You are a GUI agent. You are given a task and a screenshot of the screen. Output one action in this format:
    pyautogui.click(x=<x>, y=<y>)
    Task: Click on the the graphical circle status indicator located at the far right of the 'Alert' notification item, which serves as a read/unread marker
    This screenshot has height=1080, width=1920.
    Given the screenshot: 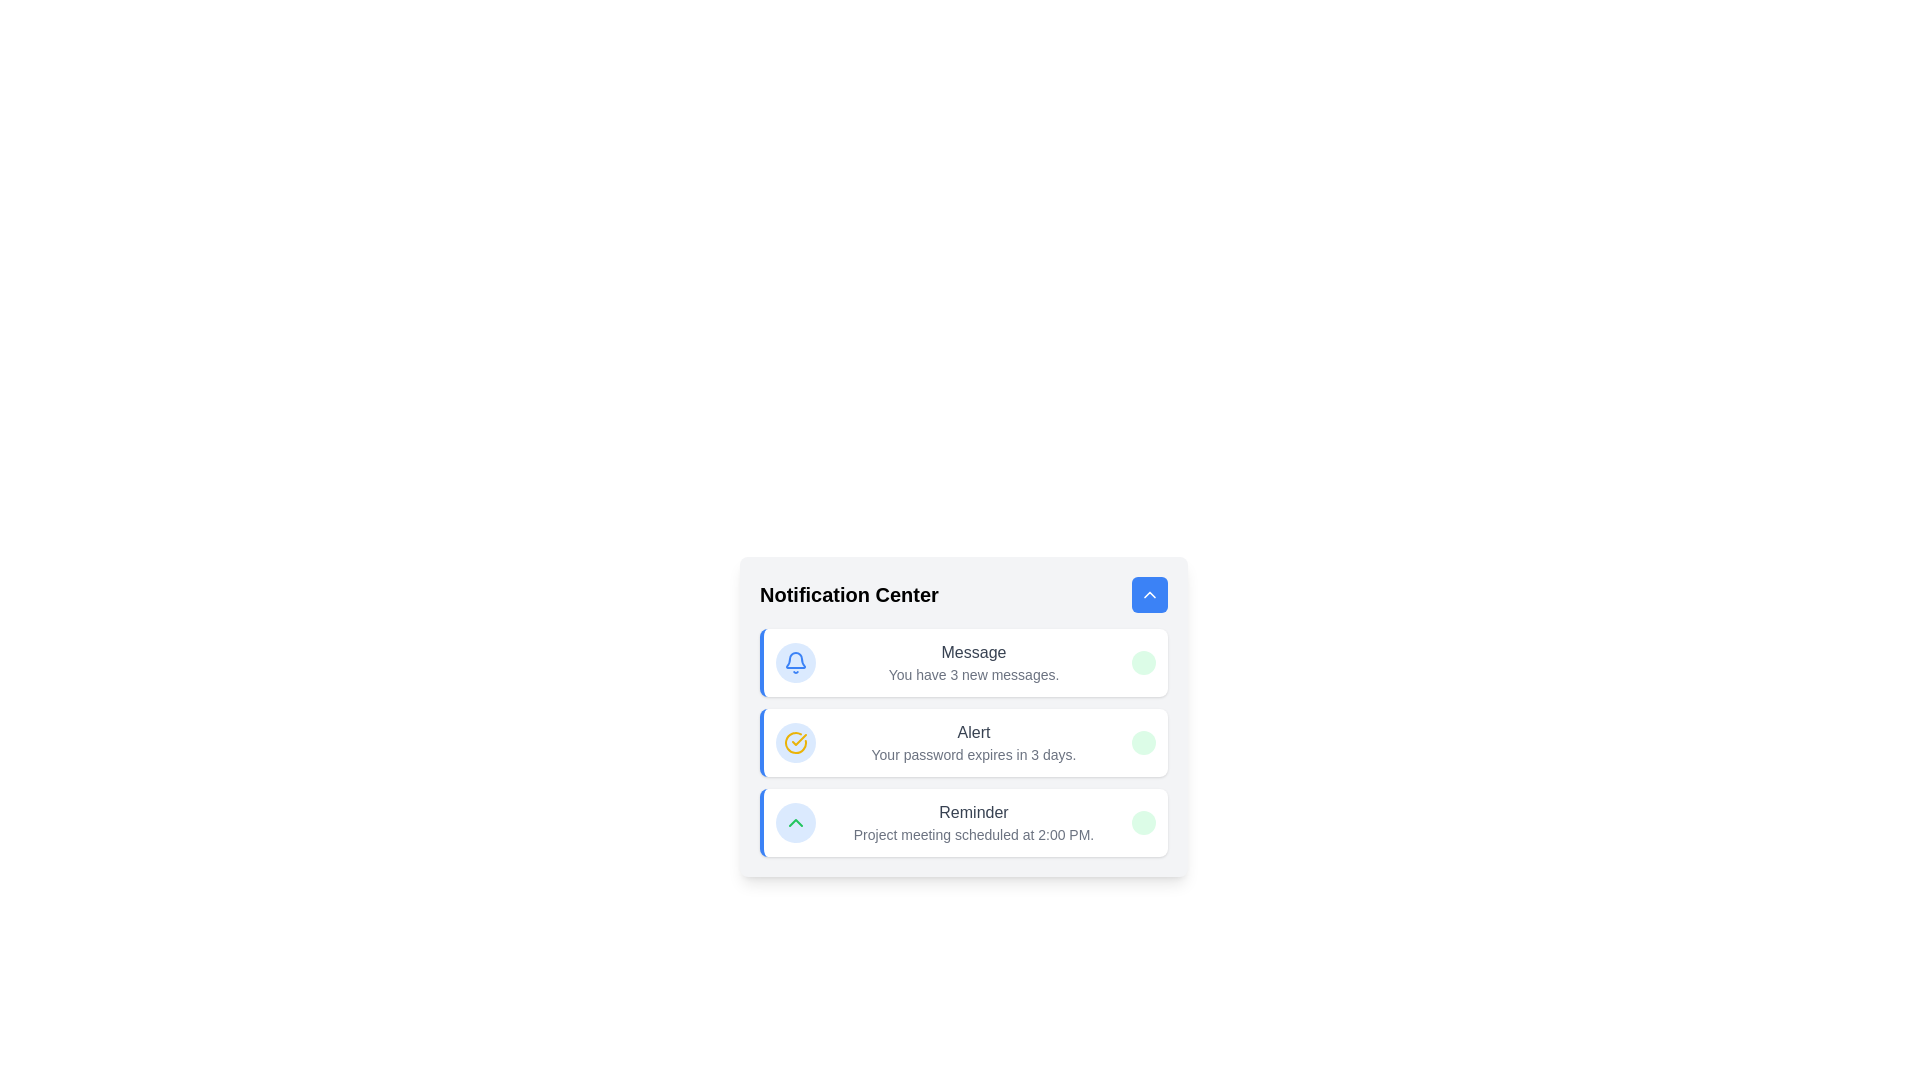 What is the action you would take?
    pyautogui.click(x=1156, y=747)
    